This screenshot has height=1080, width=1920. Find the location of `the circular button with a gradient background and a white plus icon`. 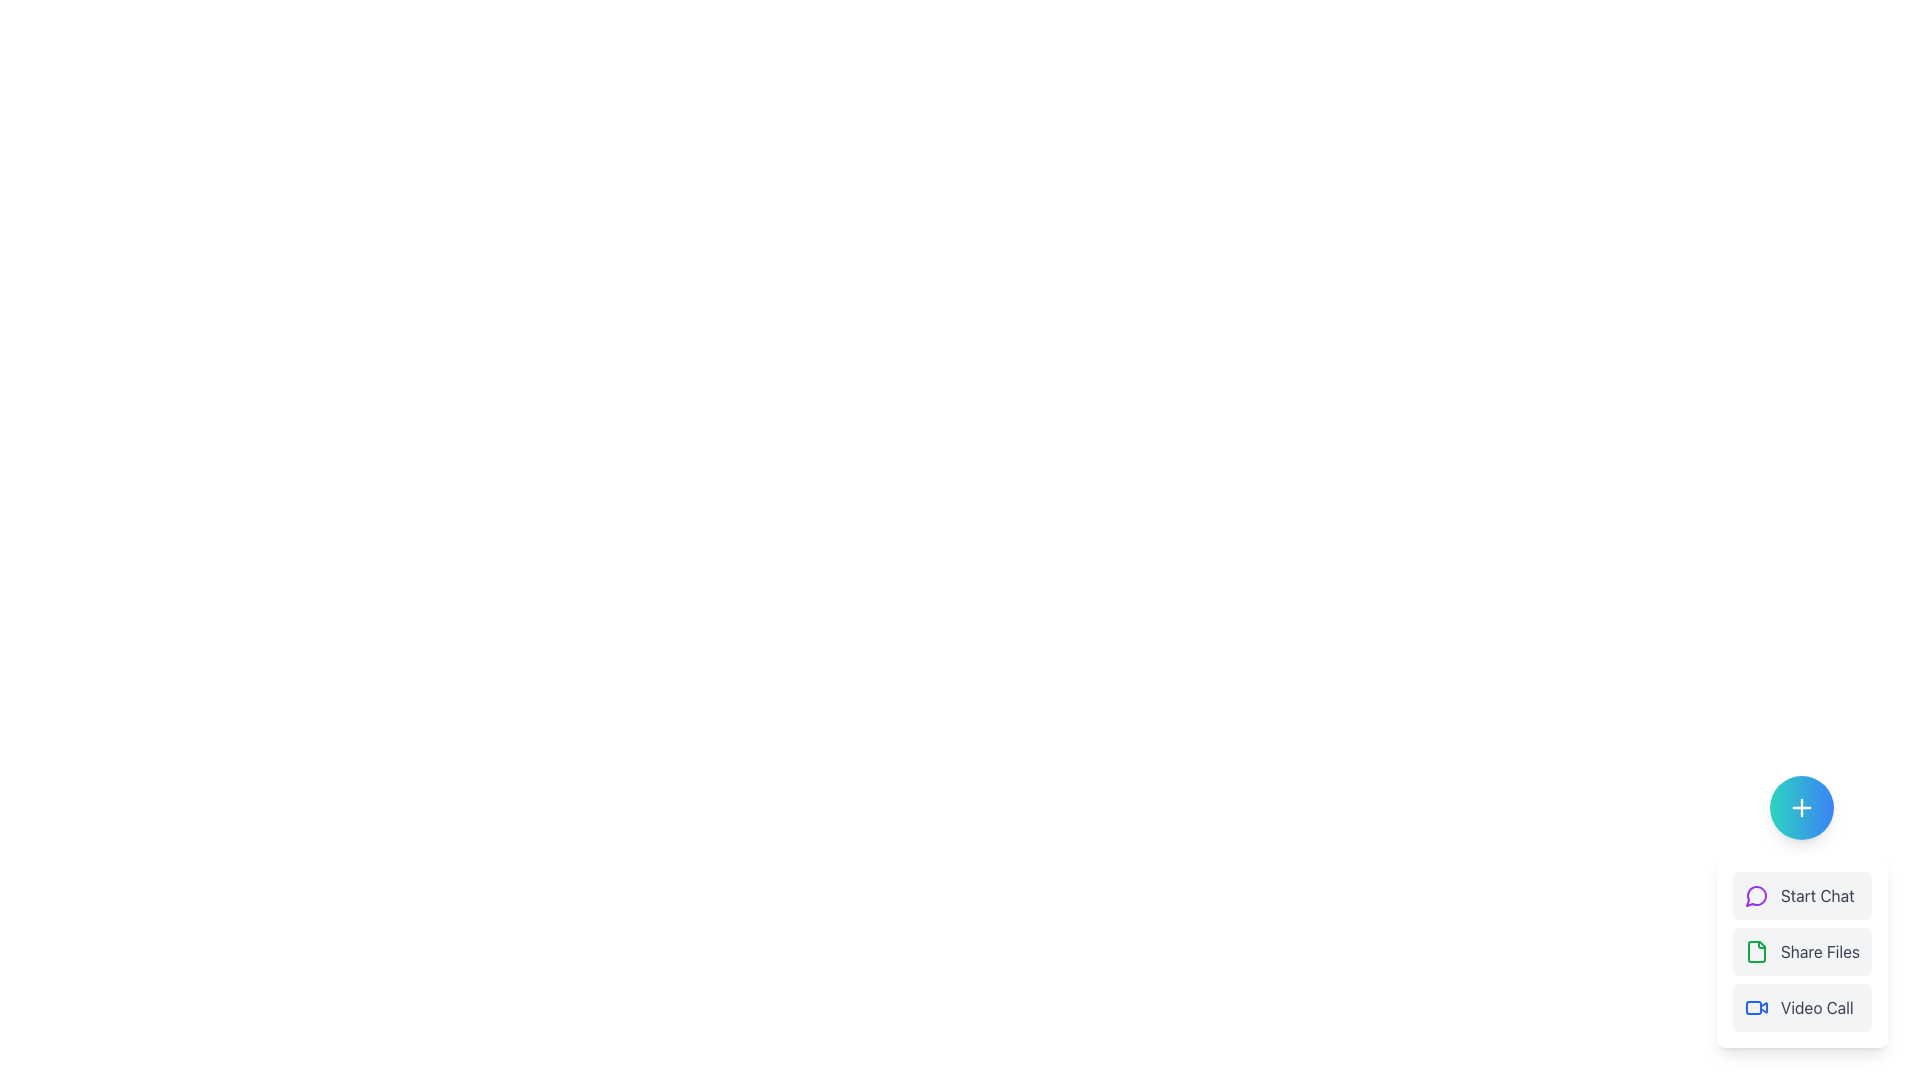

the circular button with a gradient background and a white plus icon is located at coordinates (1802, 806).